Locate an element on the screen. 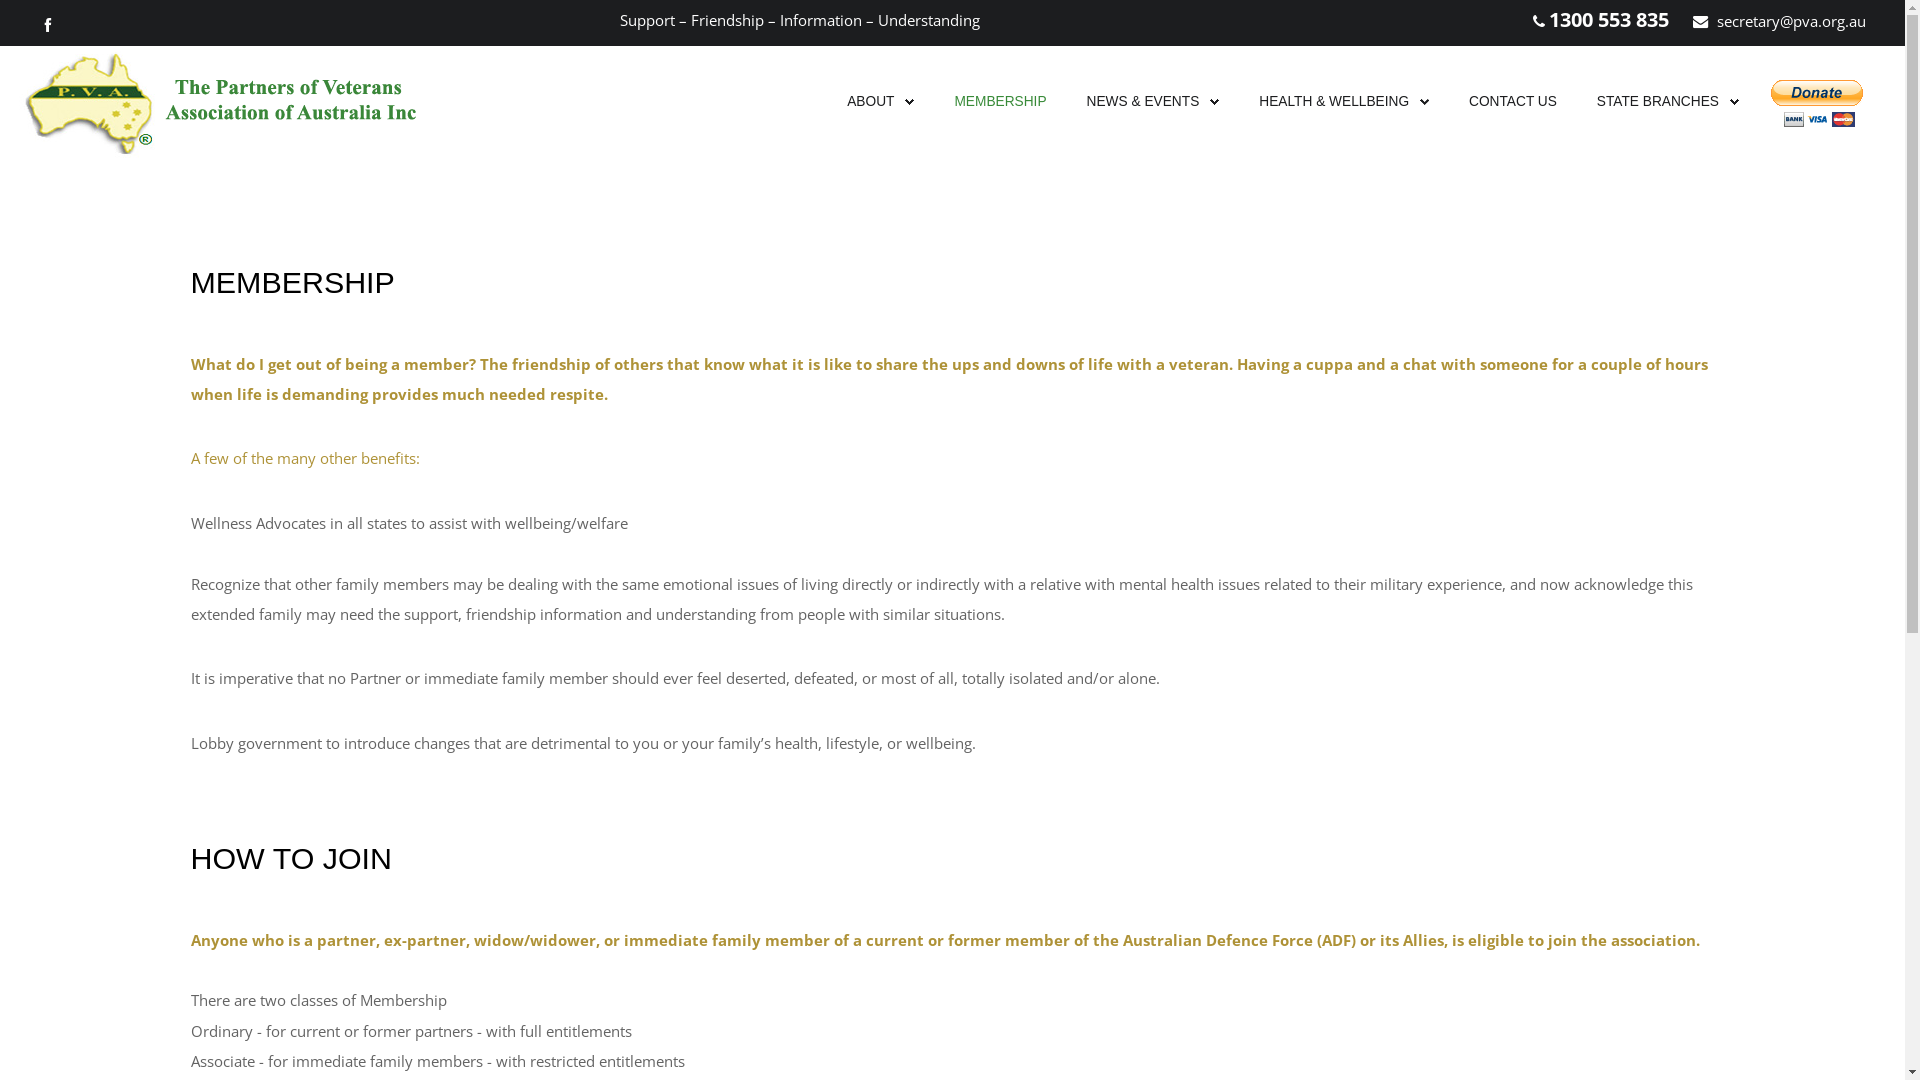 This screenshot has width=1920, height=1080. 'ABOUT' is located at coordinates (870, 101).